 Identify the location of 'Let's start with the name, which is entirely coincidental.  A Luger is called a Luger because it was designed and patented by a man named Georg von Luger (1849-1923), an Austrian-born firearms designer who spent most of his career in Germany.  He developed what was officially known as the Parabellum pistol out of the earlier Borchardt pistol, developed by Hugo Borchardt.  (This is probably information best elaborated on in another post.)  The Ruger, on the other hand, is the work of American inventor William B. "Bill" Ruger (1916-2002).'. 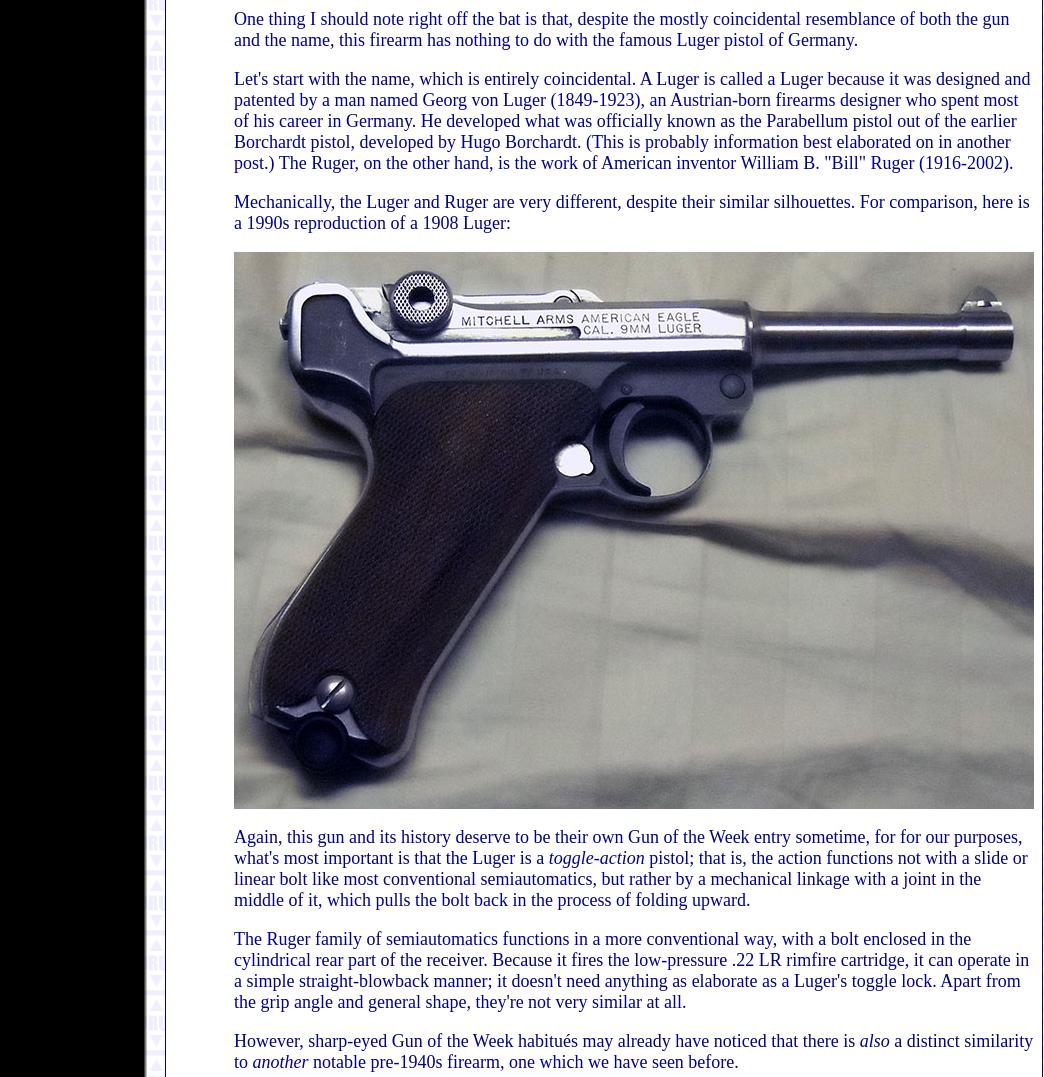
(632, 119).